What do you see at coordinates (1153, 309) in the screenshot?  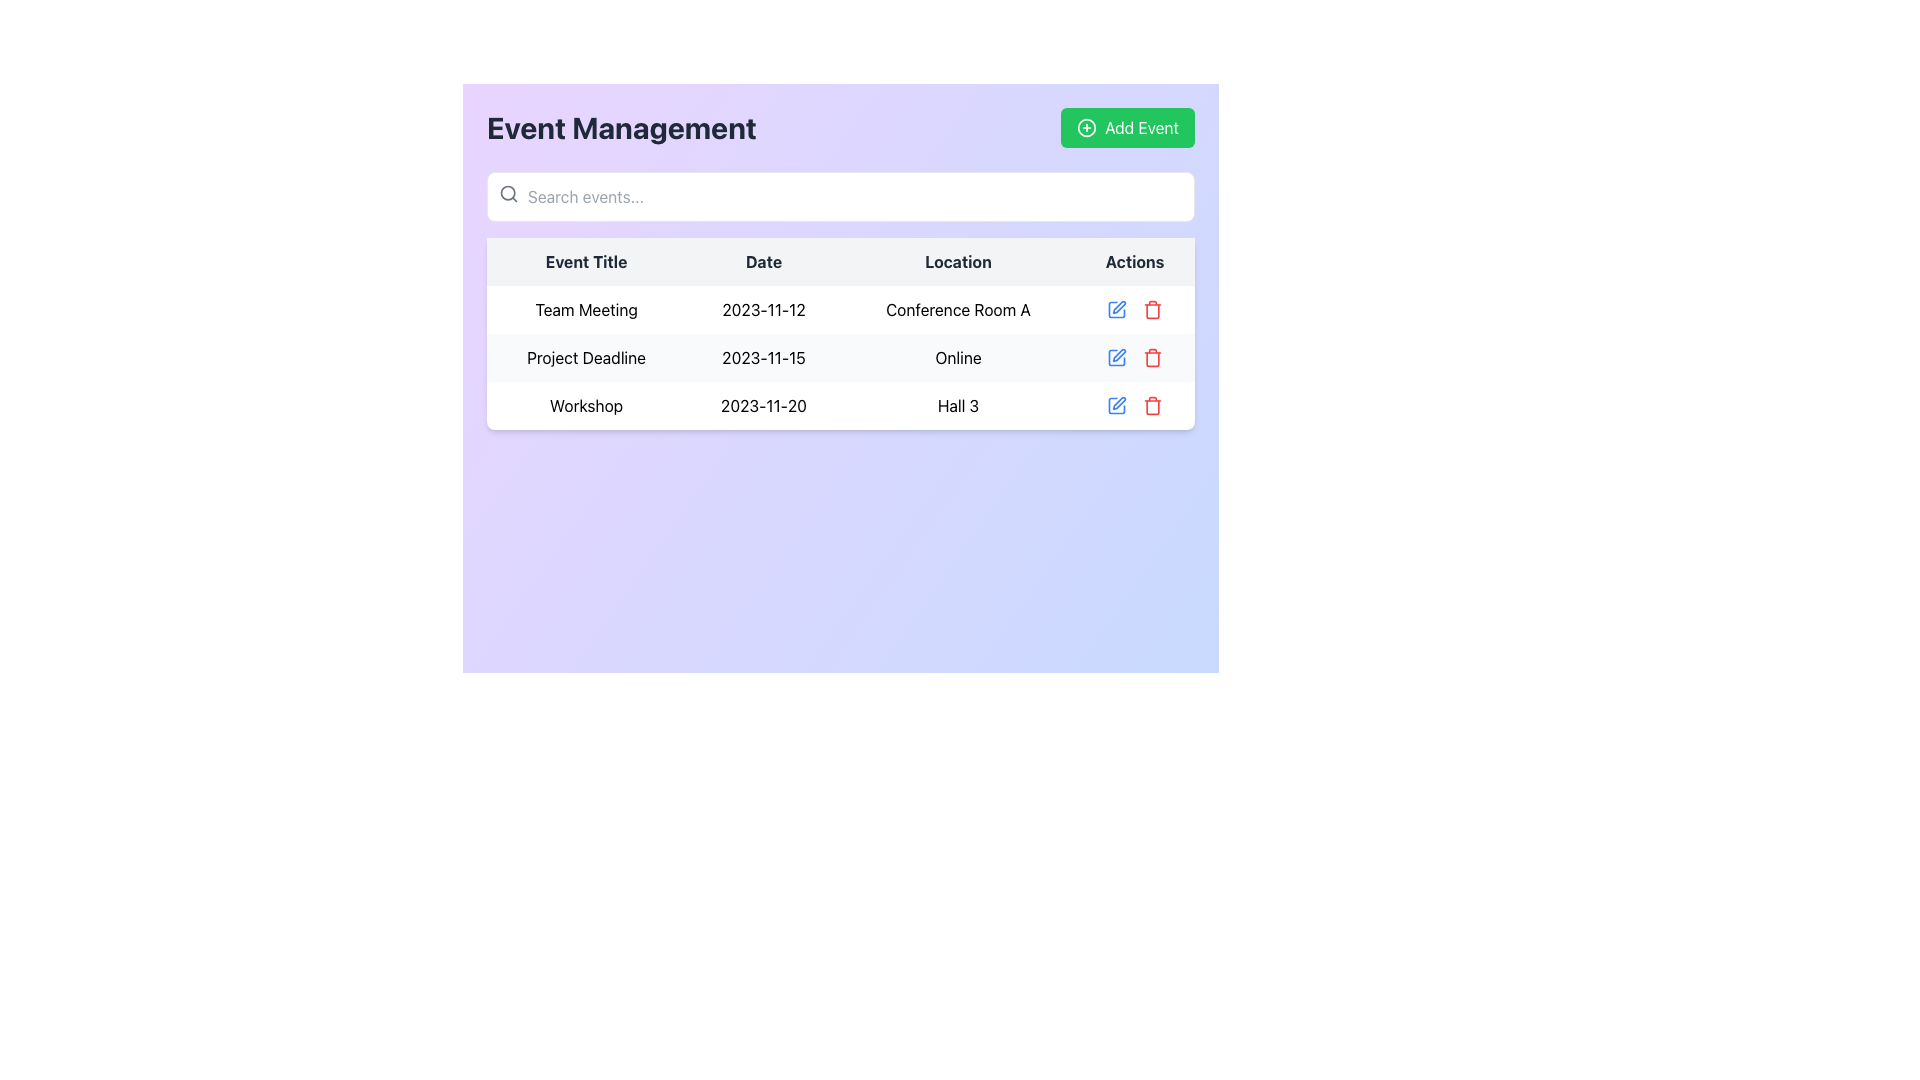 I see `the red trash icon in the 'Actions' column of the table` at bounding box center [1153, 309].